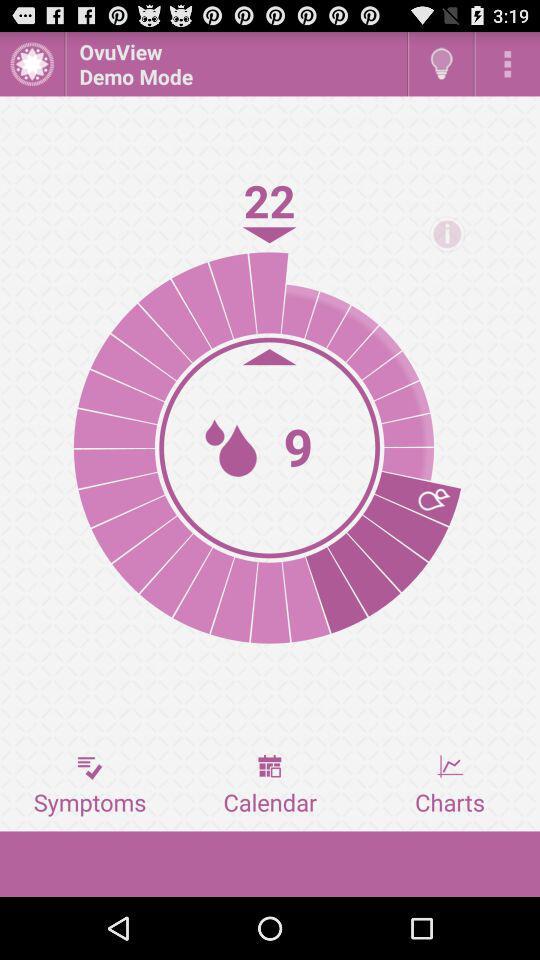 This screenshot has width=540, height=960. What do you see at coordinates (89, 785) in the screenshot?
I see `button at the bottom left corner` at bounding box center [89, 785].